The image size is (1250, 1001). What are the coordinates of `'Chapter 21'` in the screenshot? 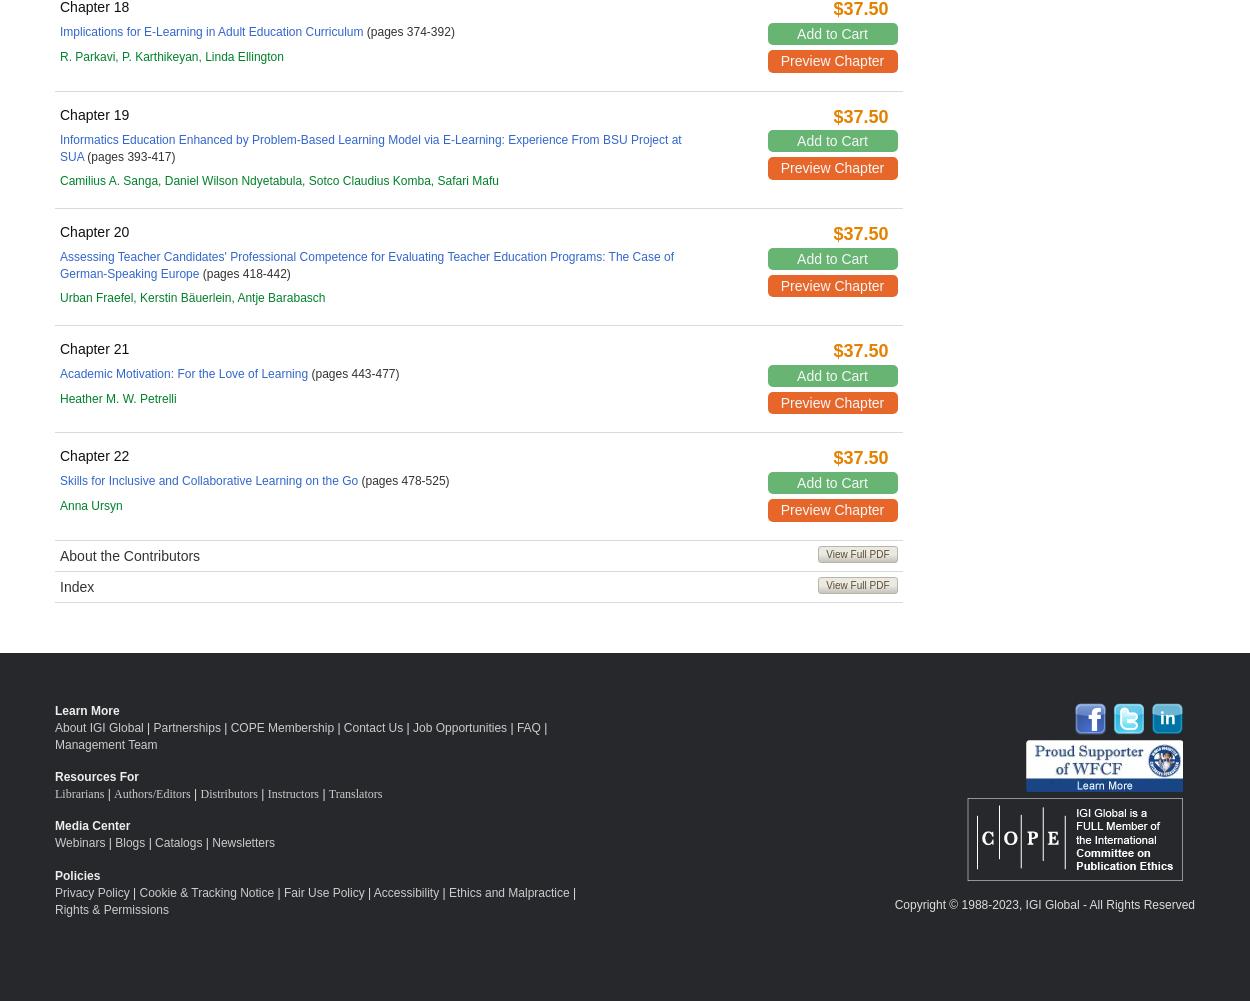 It's located at (60, 349).